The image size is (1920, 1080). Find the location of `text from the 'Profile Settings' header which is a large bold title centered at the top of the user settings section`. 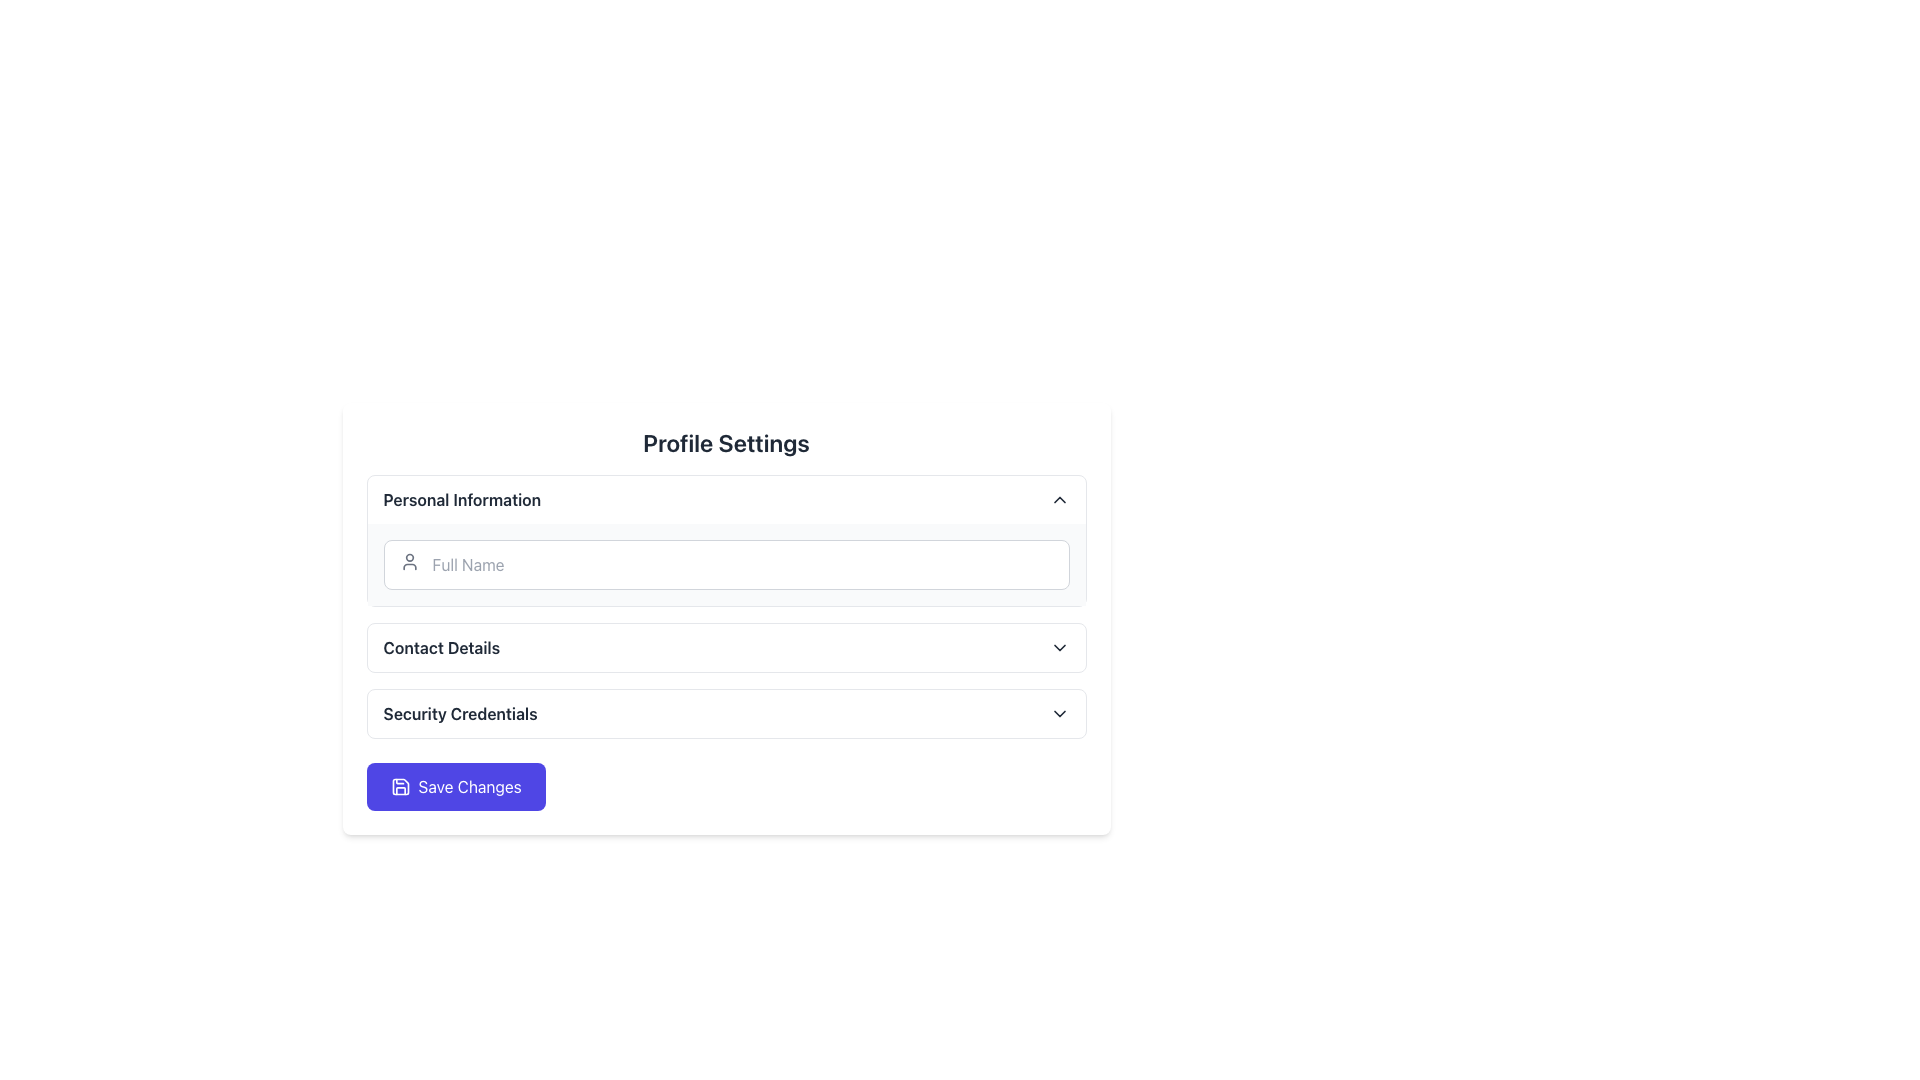

text from the 'Profile Settings' header which is a large bold title centered at the top of the user settings section is located at coordinates (725, 442).